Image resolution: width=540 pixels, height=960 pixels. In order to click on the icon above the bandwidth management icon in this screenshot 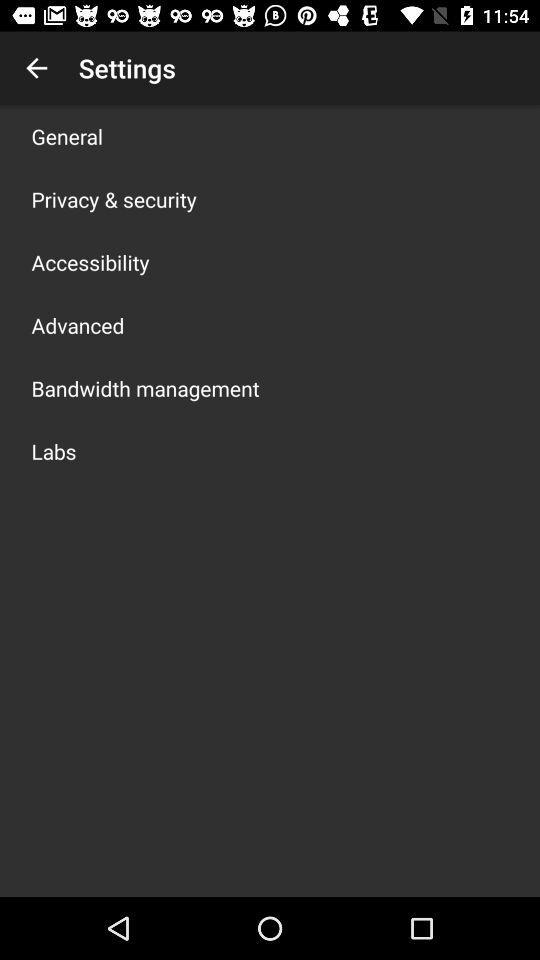, I will do `click(76, 325)`.